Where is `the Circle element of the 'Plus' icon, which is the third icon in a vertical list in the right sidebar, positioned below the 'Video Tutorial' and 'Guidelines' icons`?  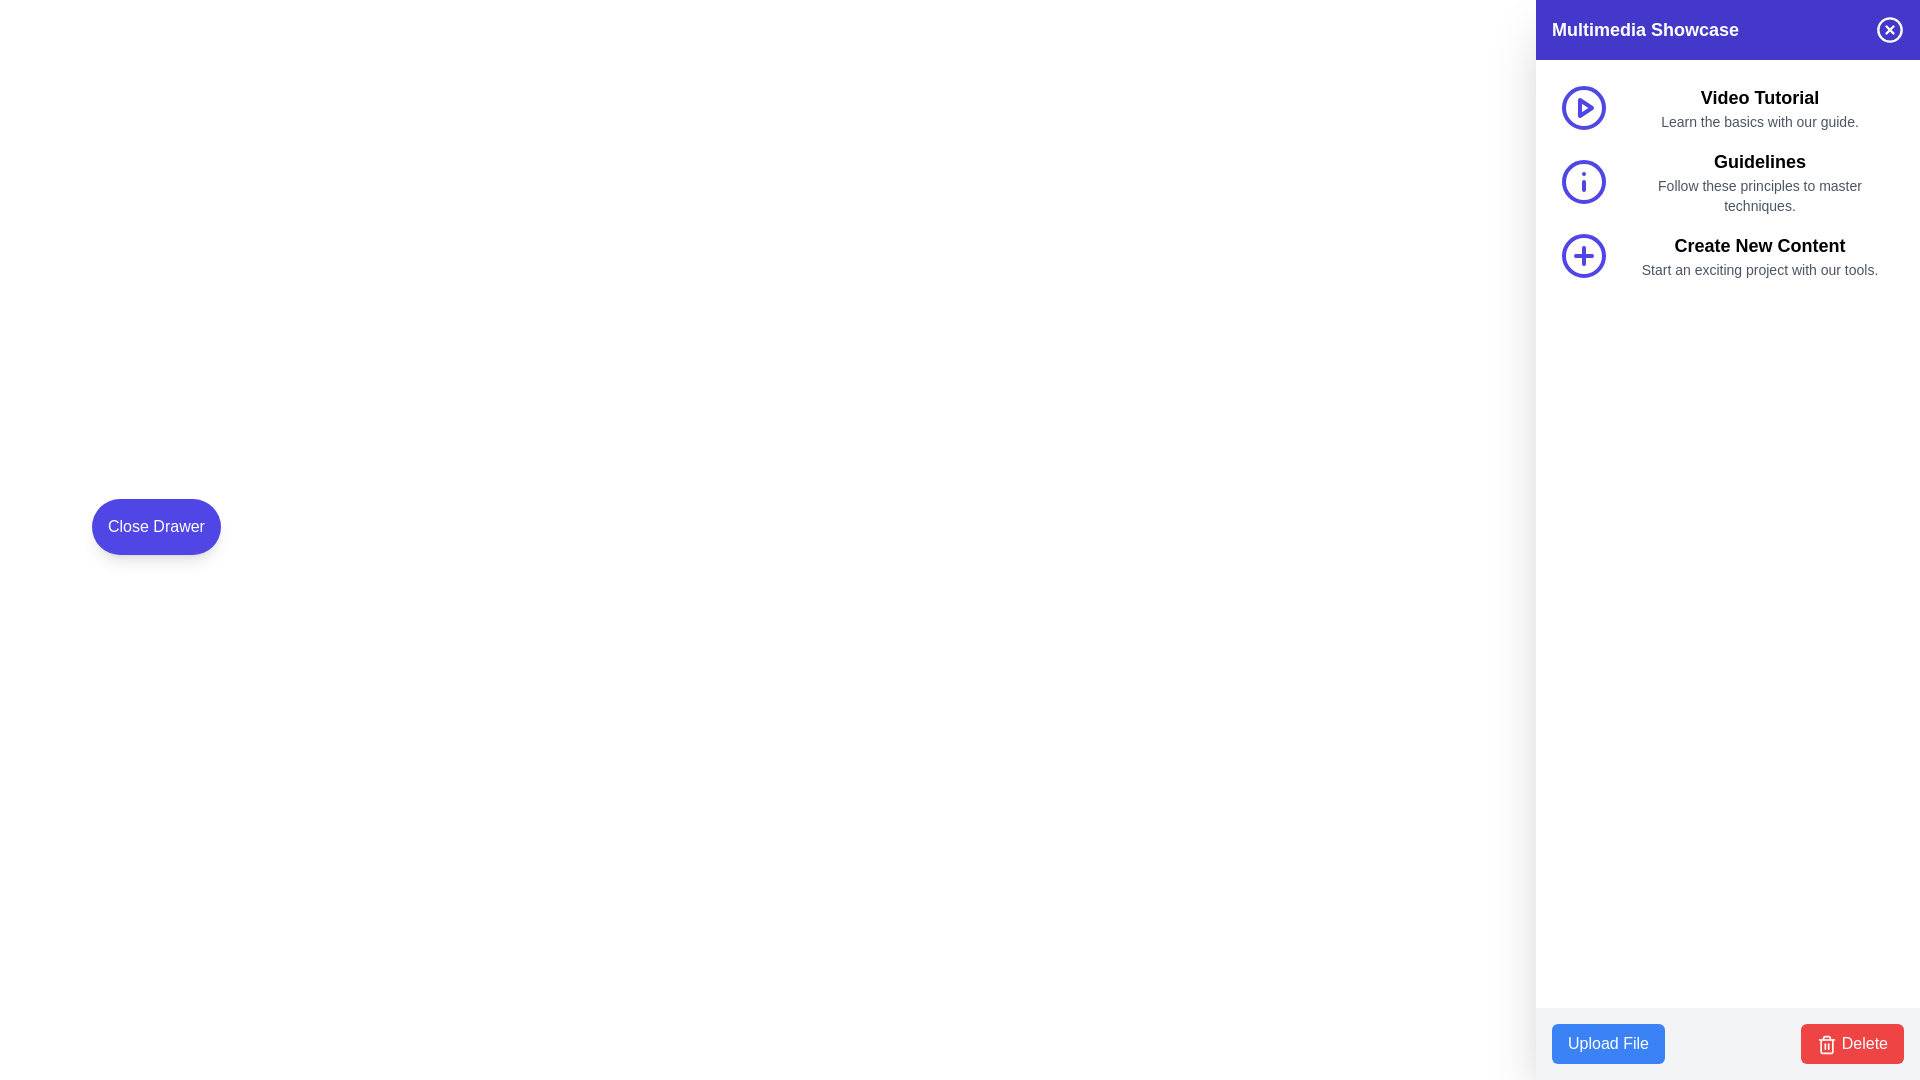
the Circle element of the 'Plus' icon, which is the third icon in a vertical list in the right sidebar, positioned below the 'Video Tutorial' and 'Guidelines' icons is located at coordinates (1583, 254).